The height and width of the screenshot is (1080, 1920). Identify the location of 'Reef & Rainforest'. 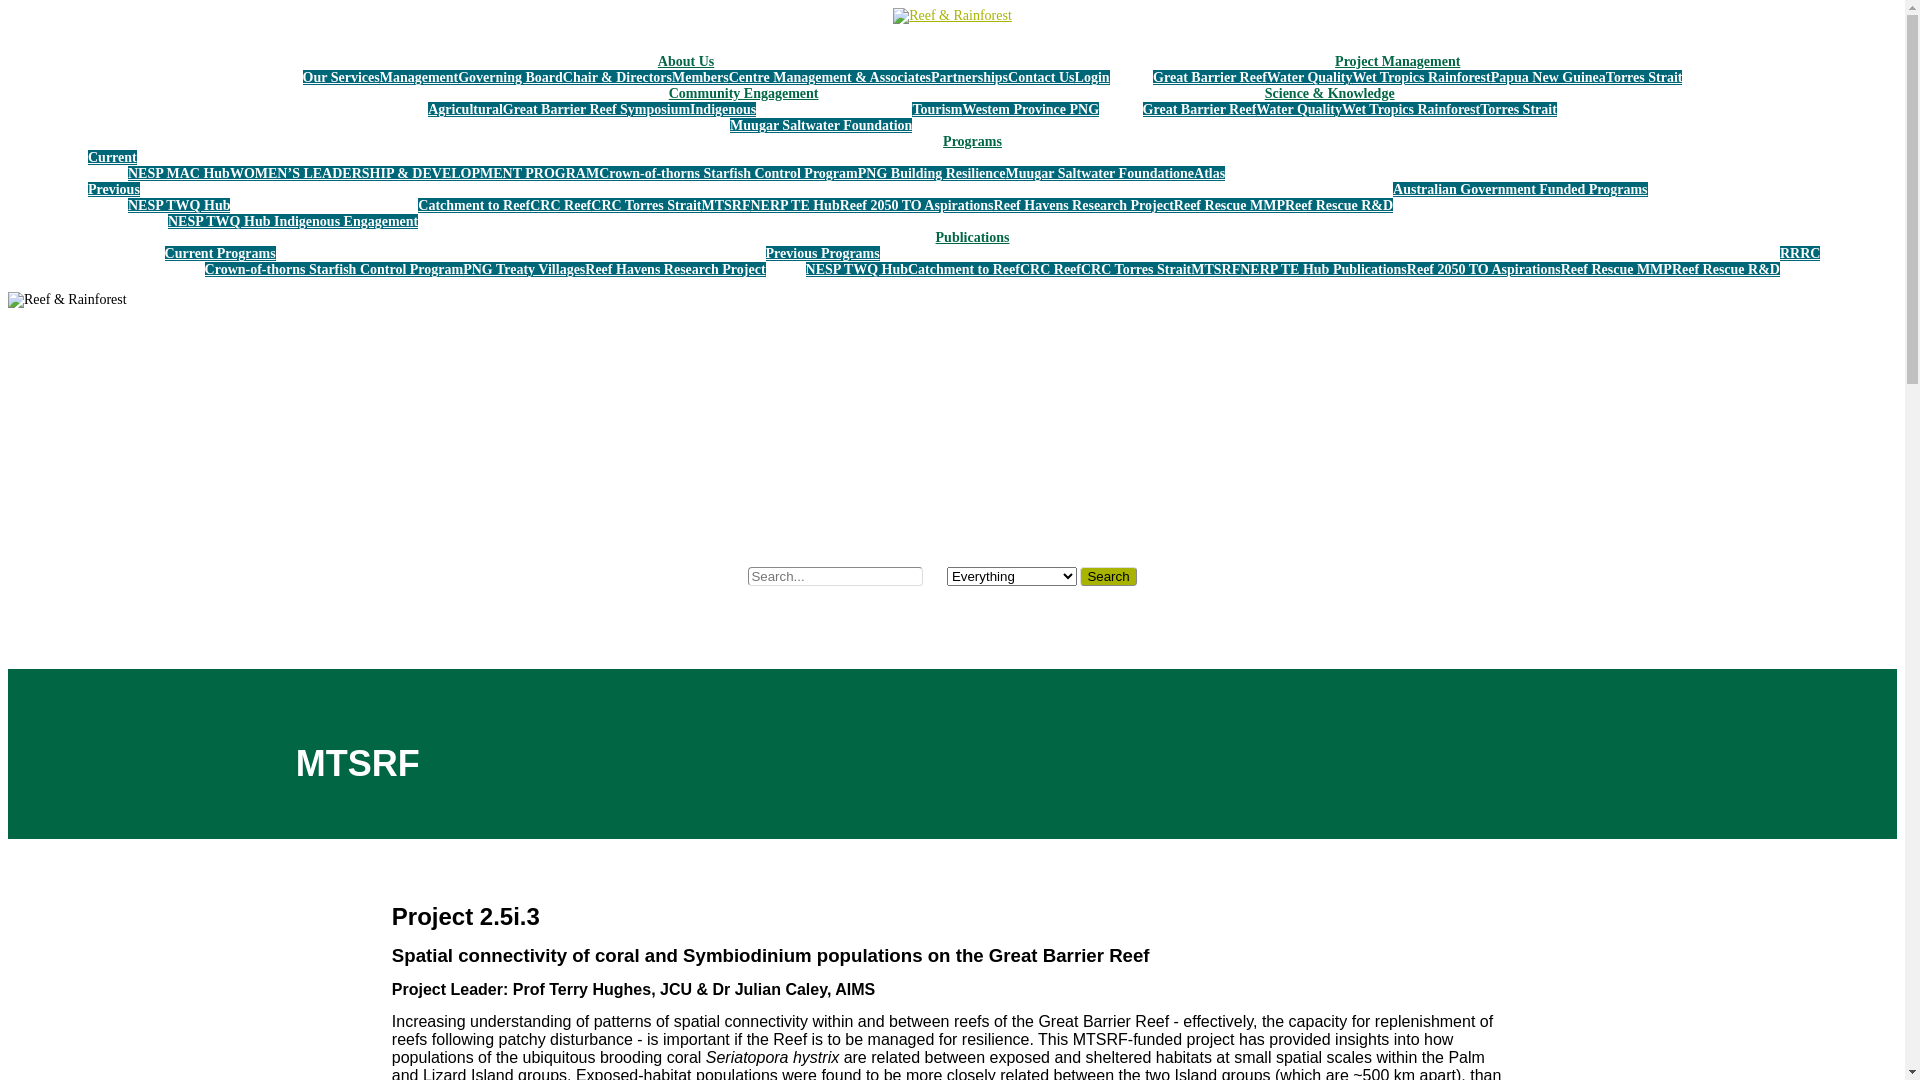
(951, 15).